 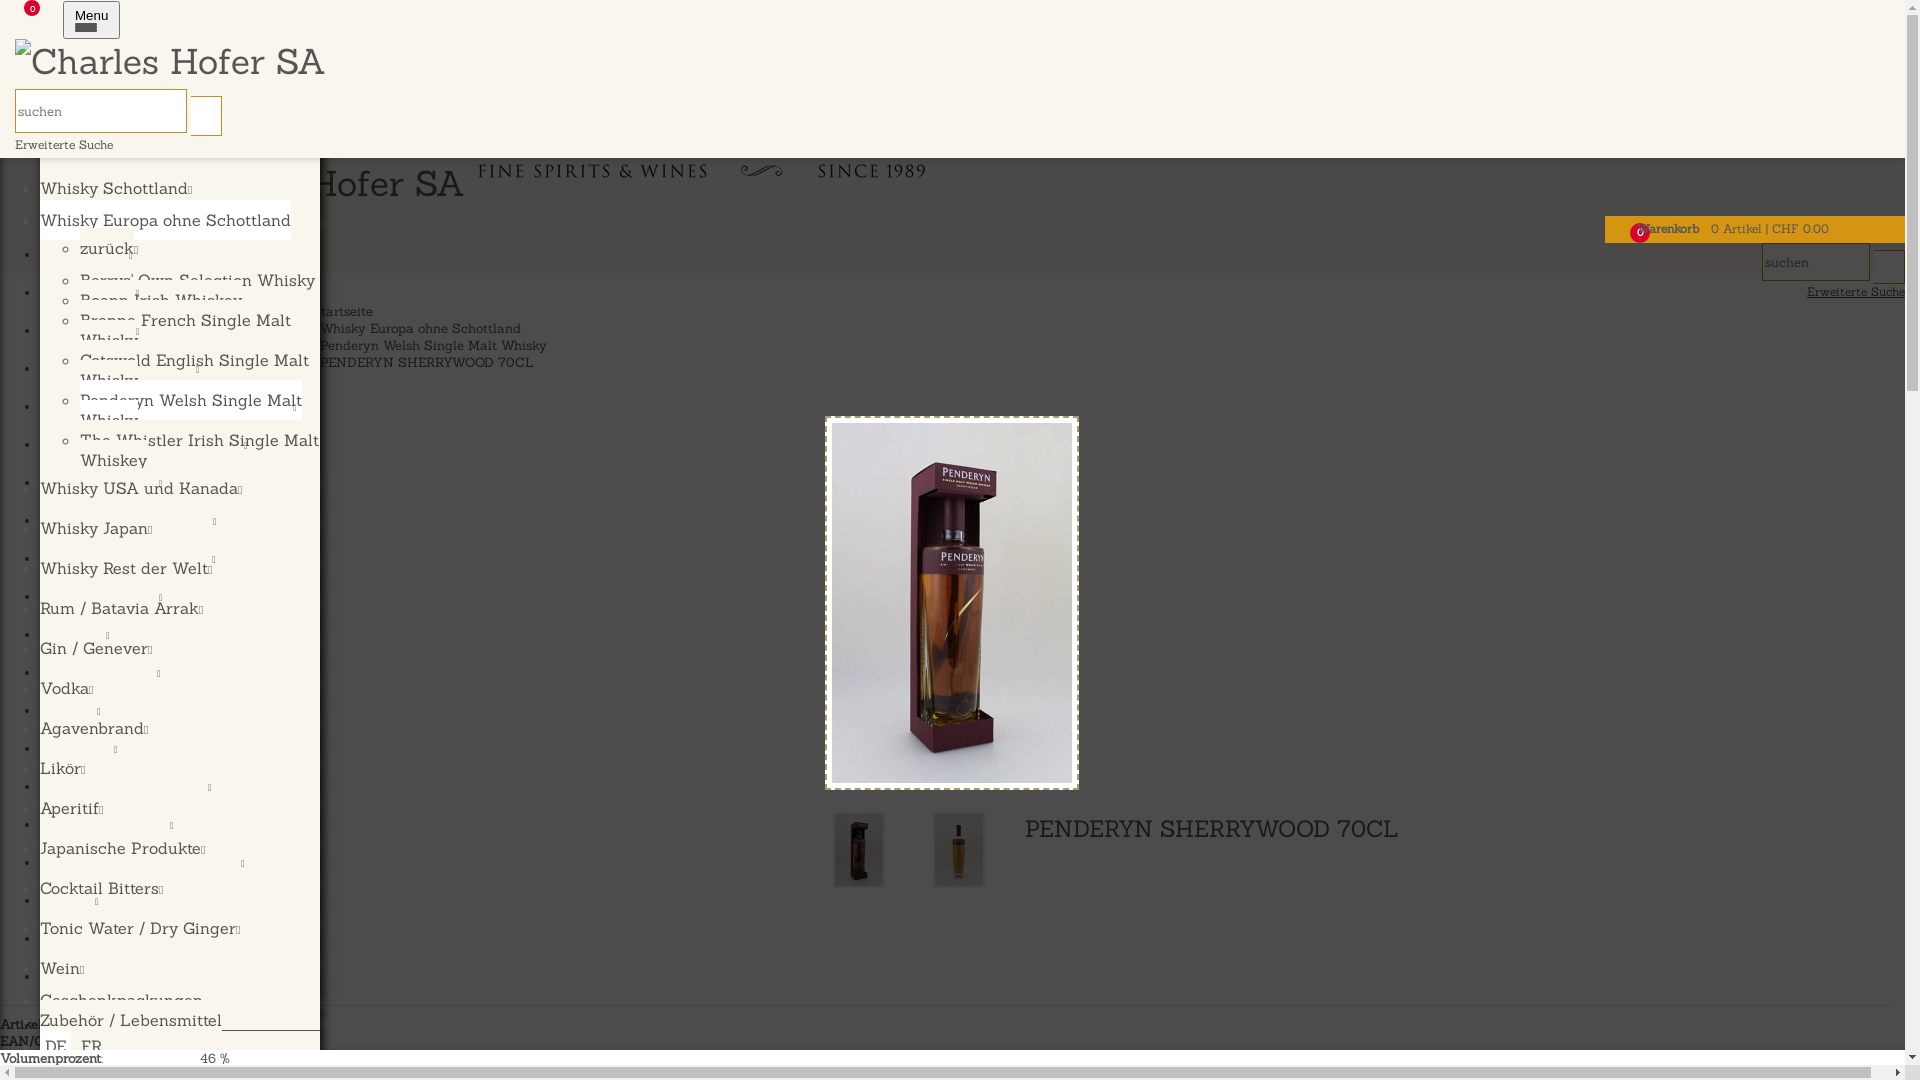 I want to click on 'Whisky Japan', so click(x=95, y=527).